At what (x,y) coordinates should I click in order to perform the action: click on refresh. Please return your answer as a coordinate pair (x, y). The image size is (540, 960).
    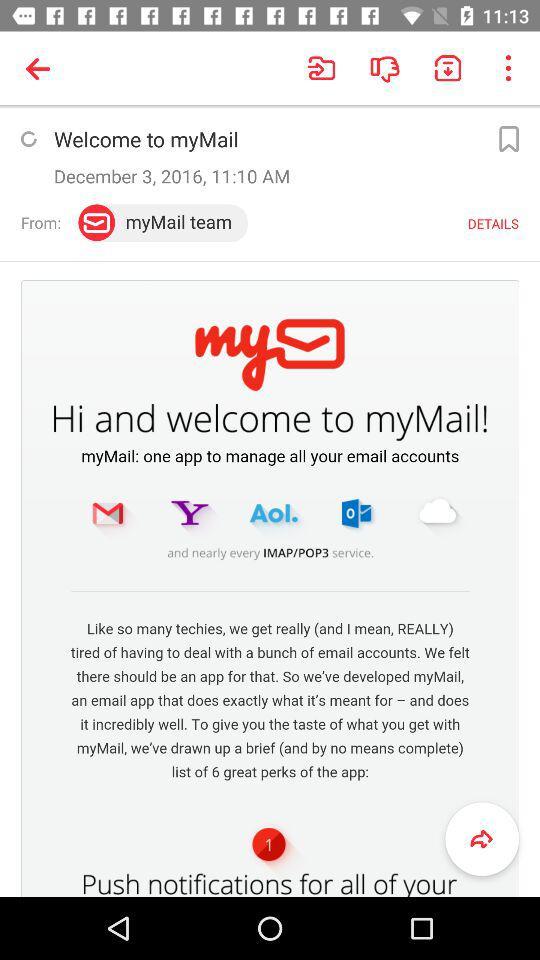
    Looking at the image, I should click on (27, 138).